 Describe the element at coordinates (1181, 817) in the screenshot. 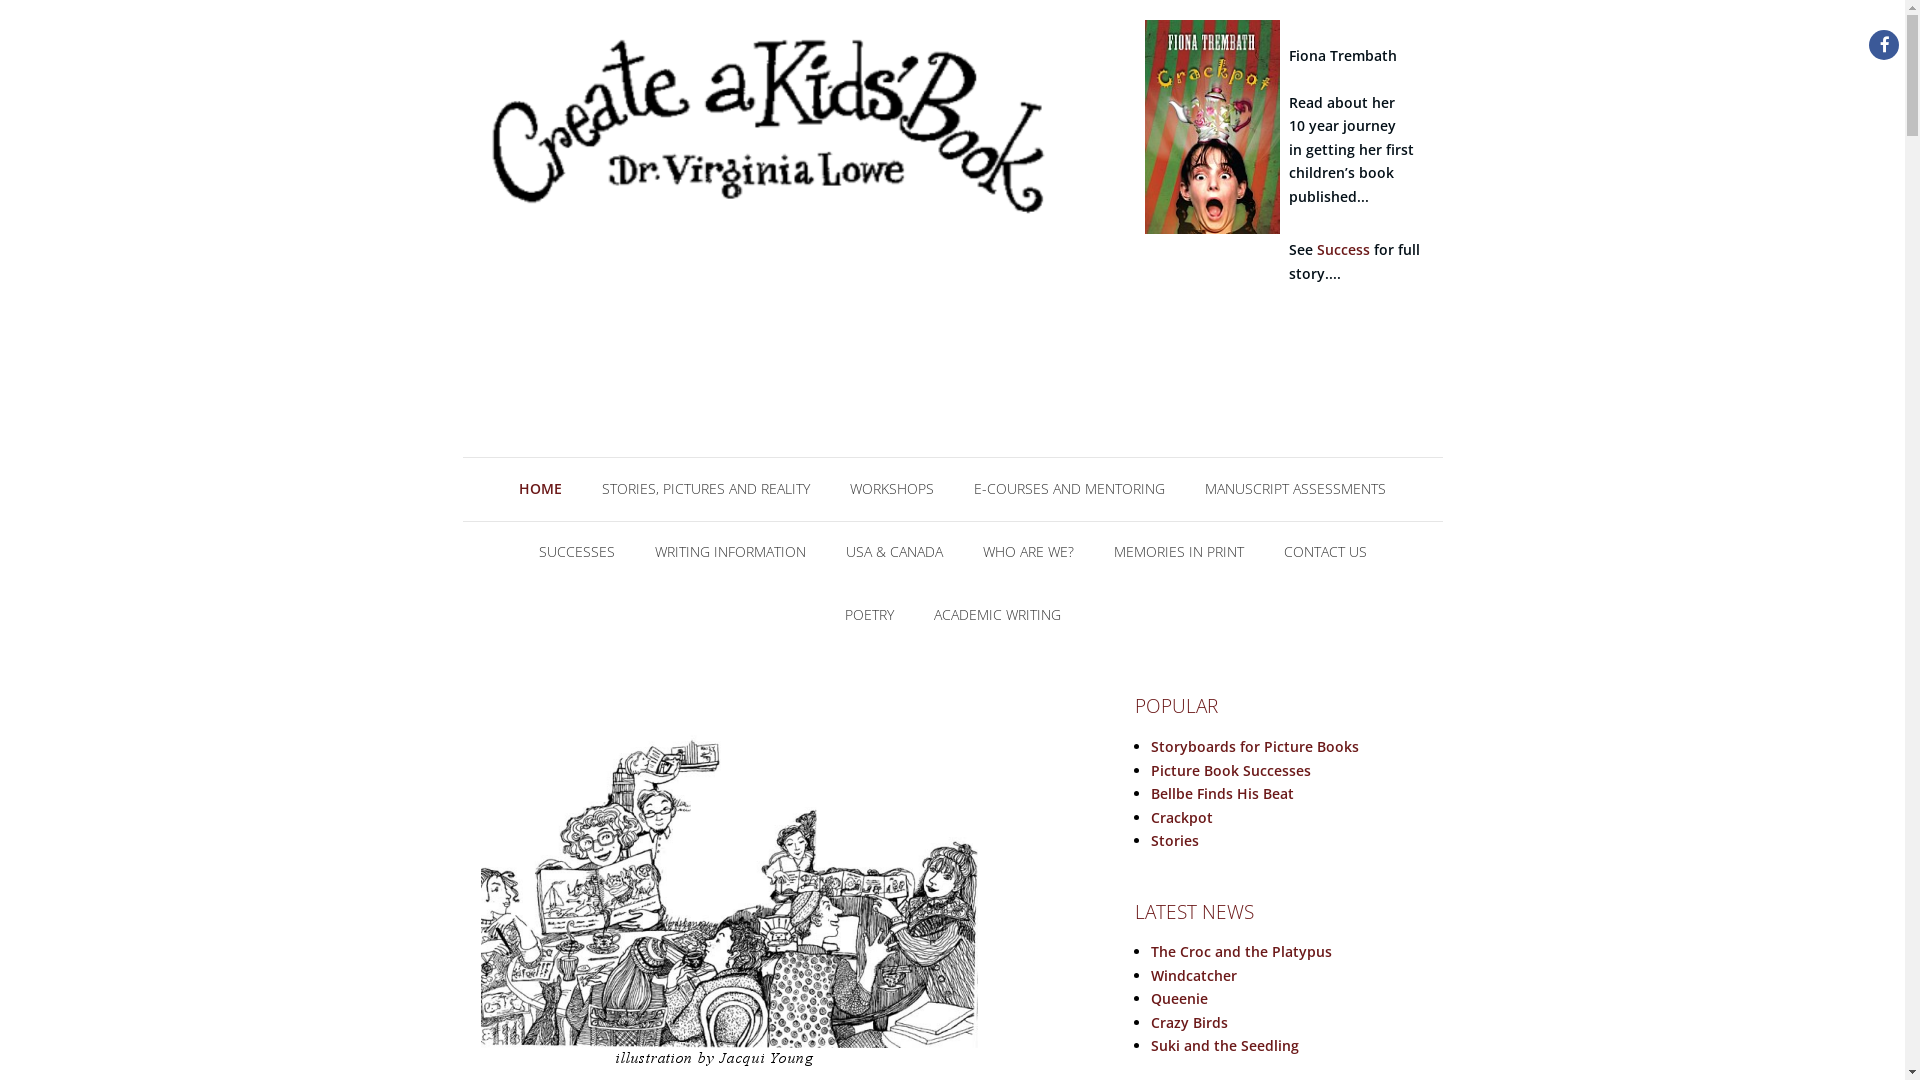

I see `'Crackpot'` at that location.